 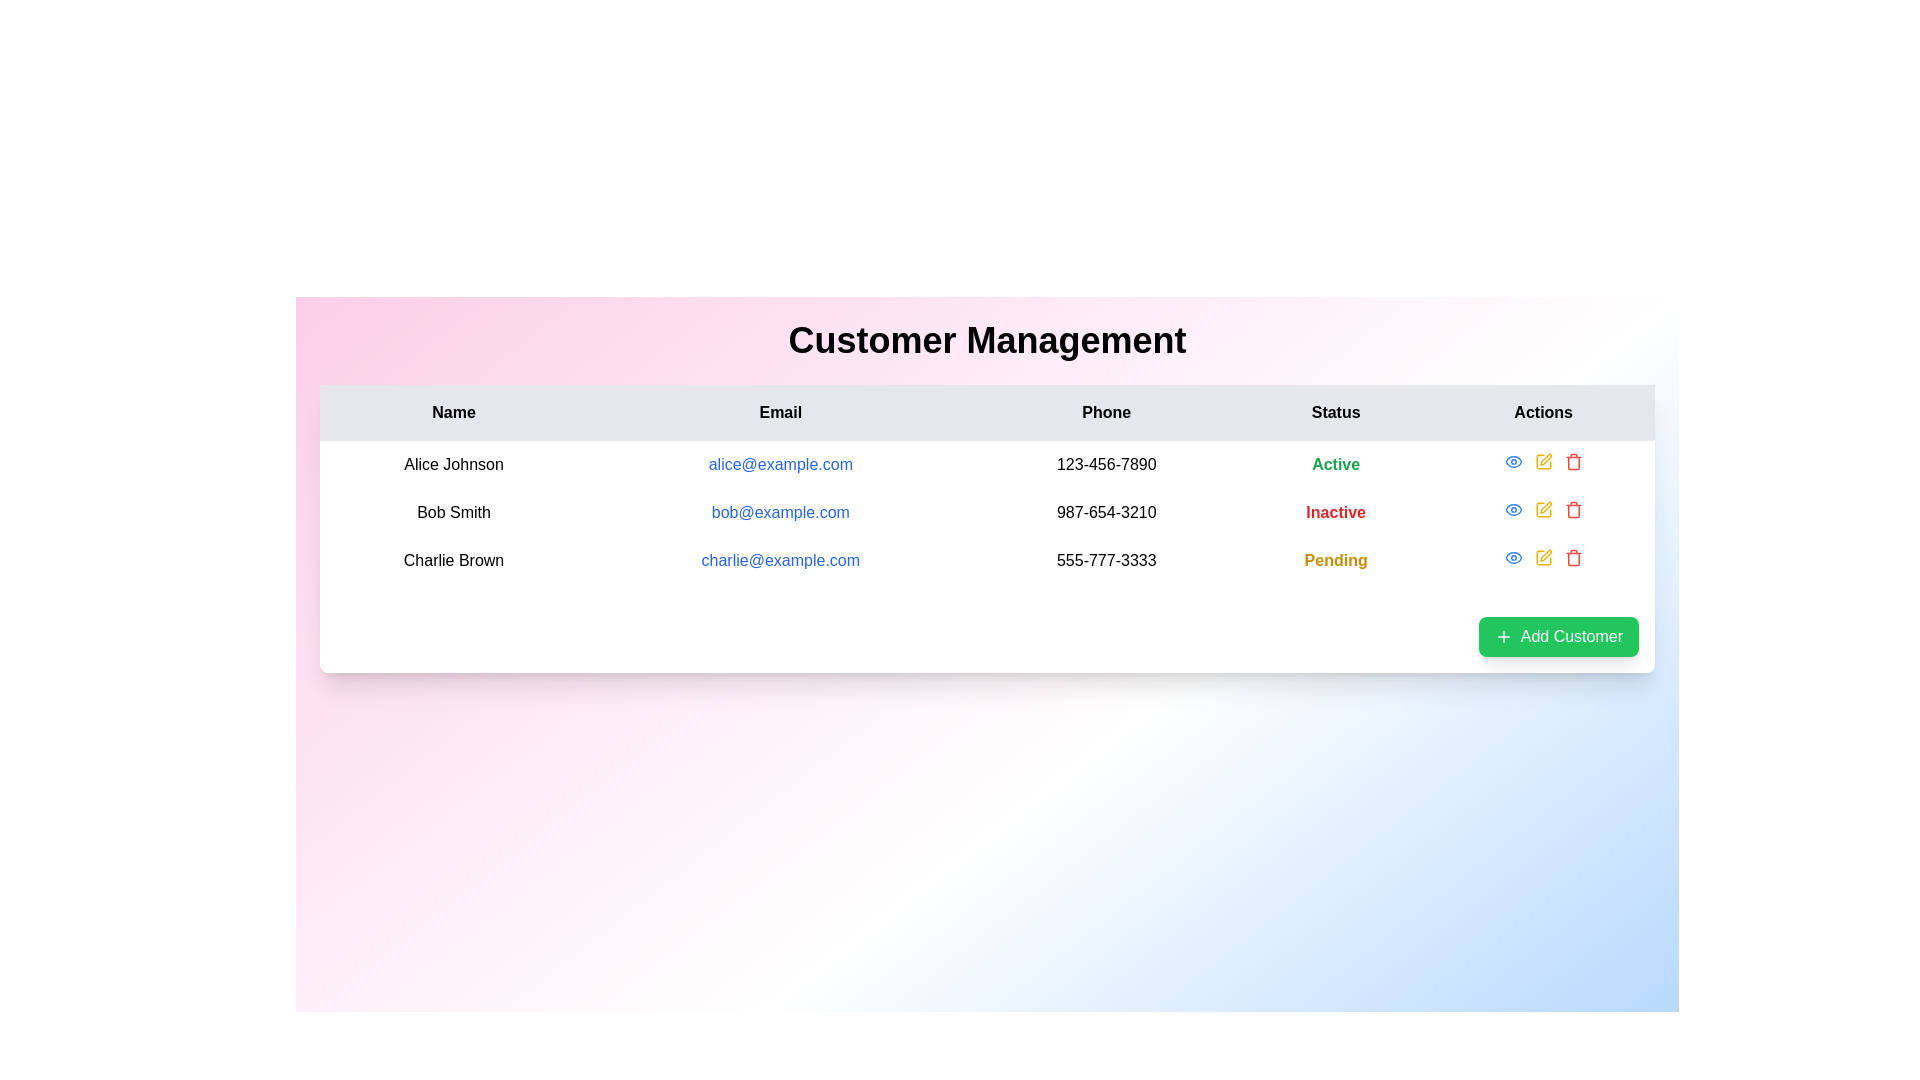 I want to click on the pencil icon in the interactive icons group, so click(x=1542, y=462).